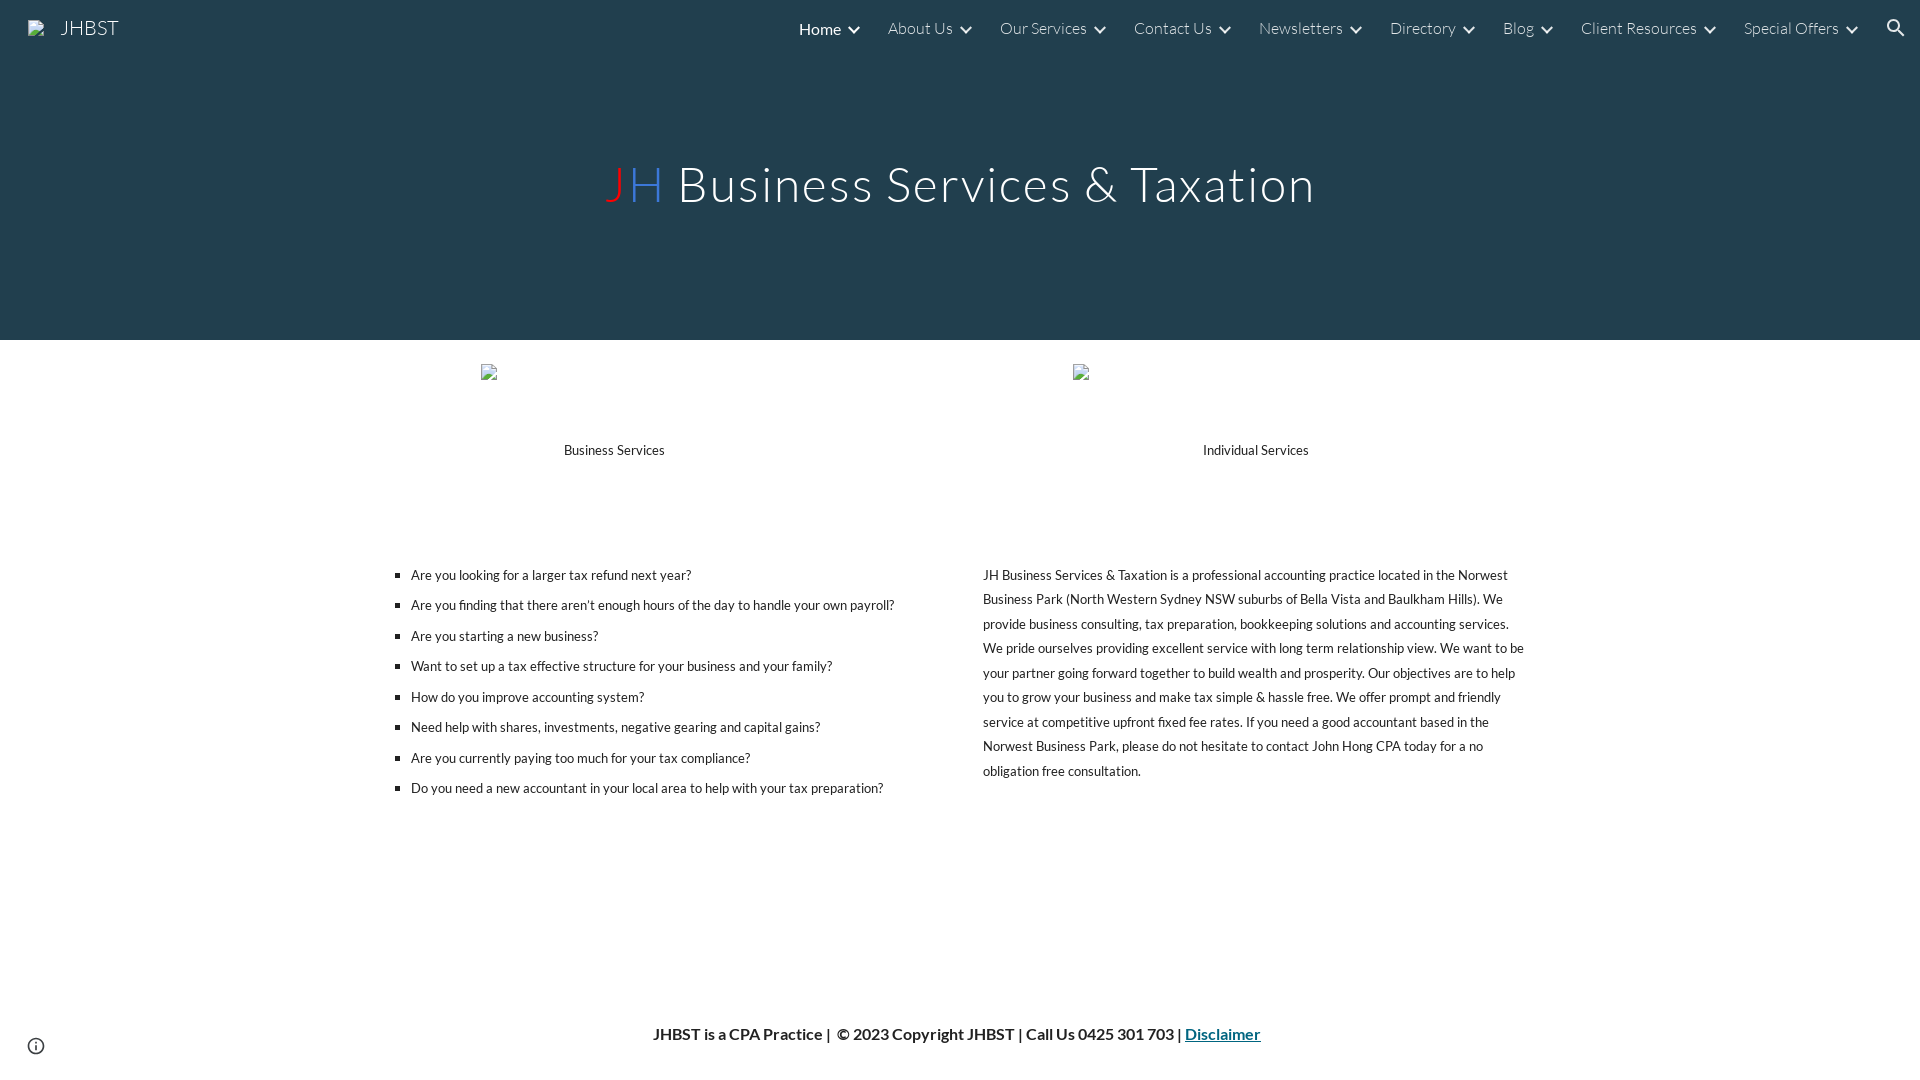 Image resolution: width=1920 pixels, height=1080 pixels. Describe the element at coordinates (1544, 27) in the screenshot. I see `'Expand/Collapse'` at that location.